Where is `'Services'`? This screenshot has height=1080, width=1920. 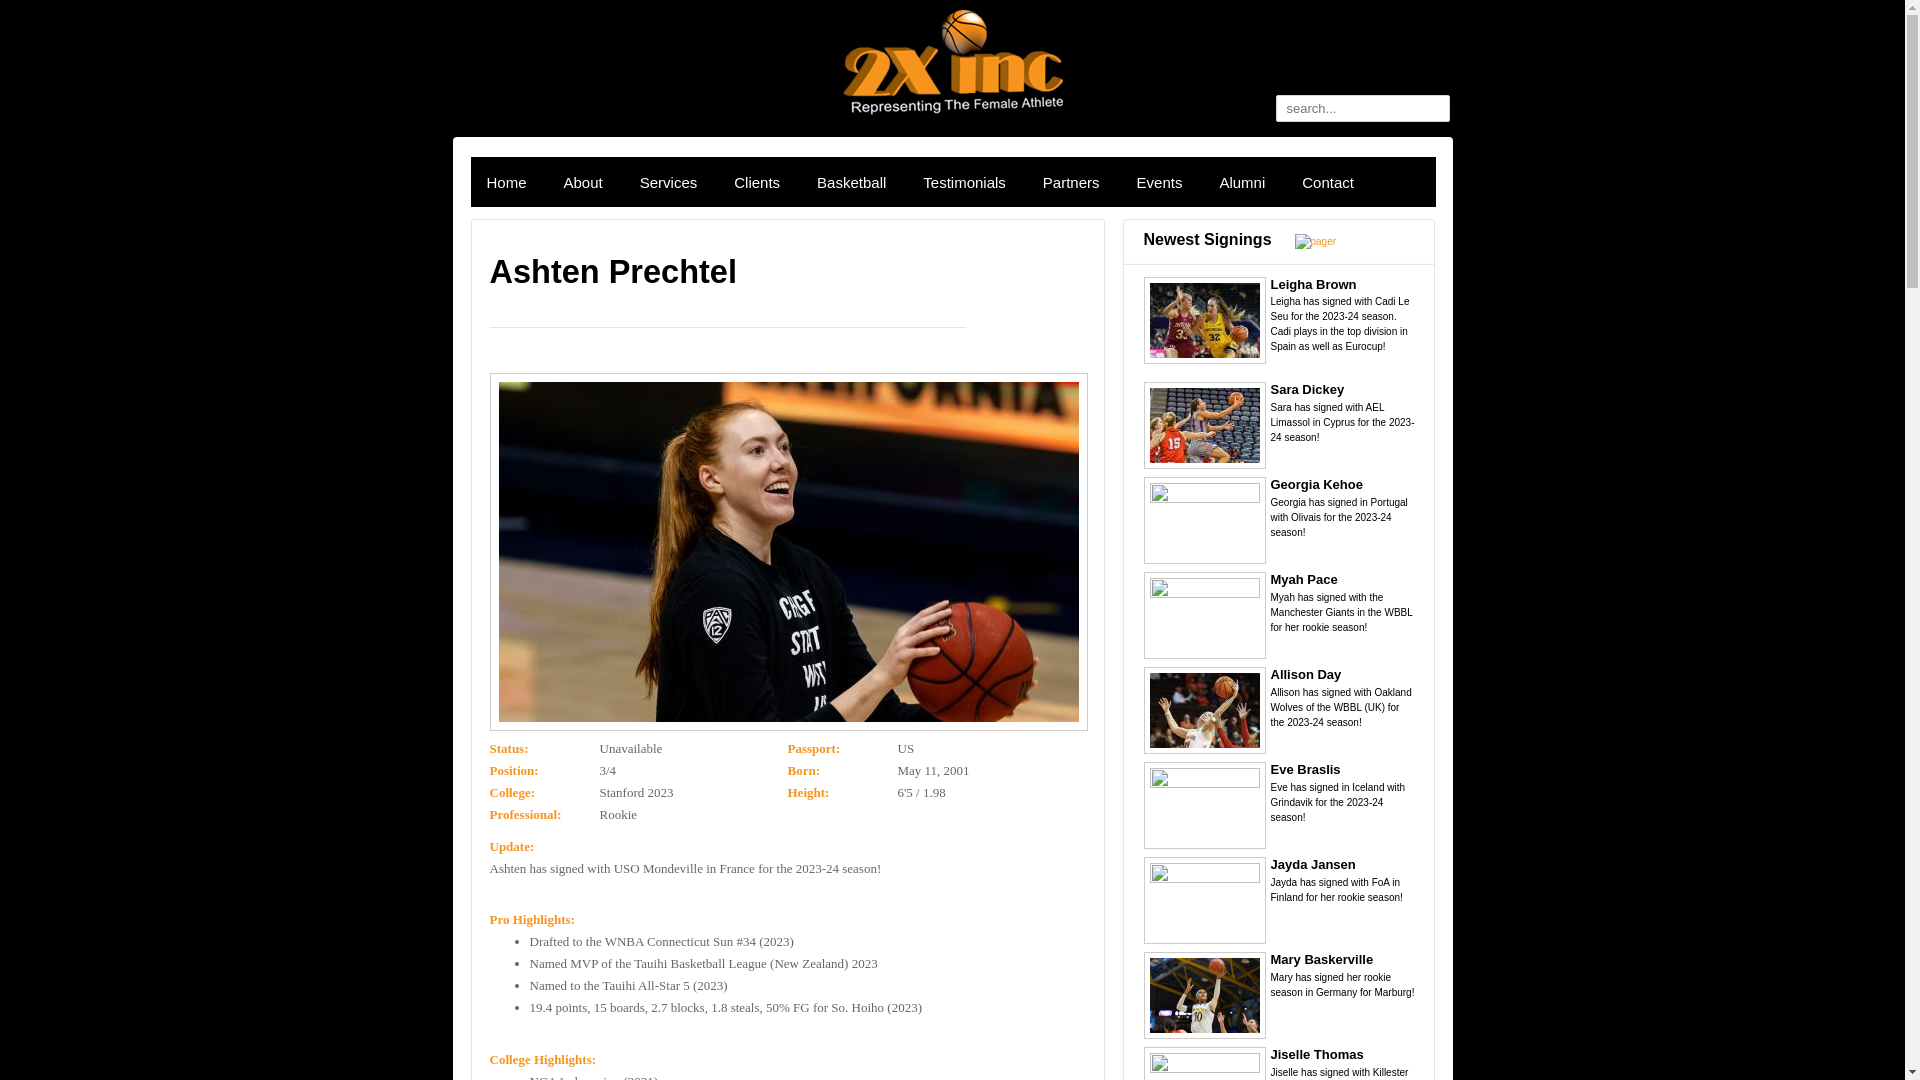
'Services' is located at coordinates (668, 182).